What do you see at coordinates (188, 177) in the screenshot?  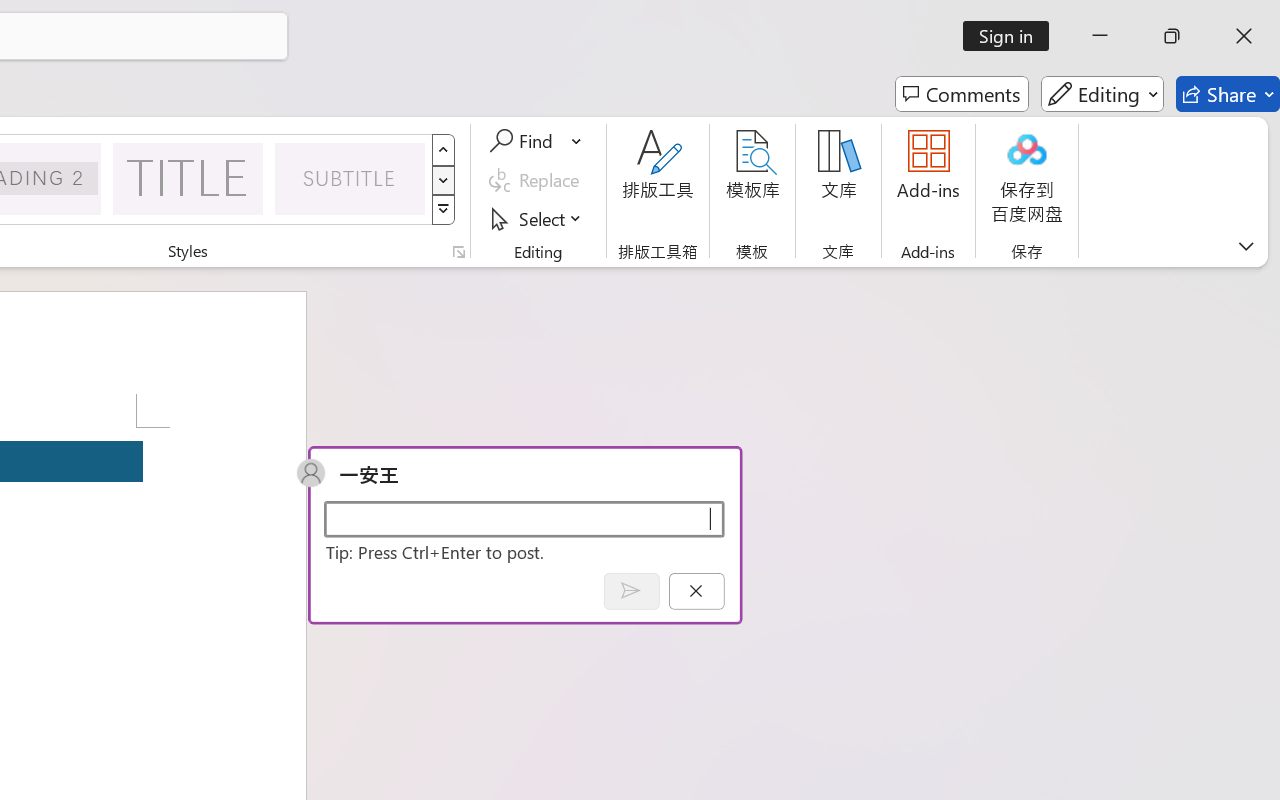 I see `'Title'` at bounding box center [188, 177].